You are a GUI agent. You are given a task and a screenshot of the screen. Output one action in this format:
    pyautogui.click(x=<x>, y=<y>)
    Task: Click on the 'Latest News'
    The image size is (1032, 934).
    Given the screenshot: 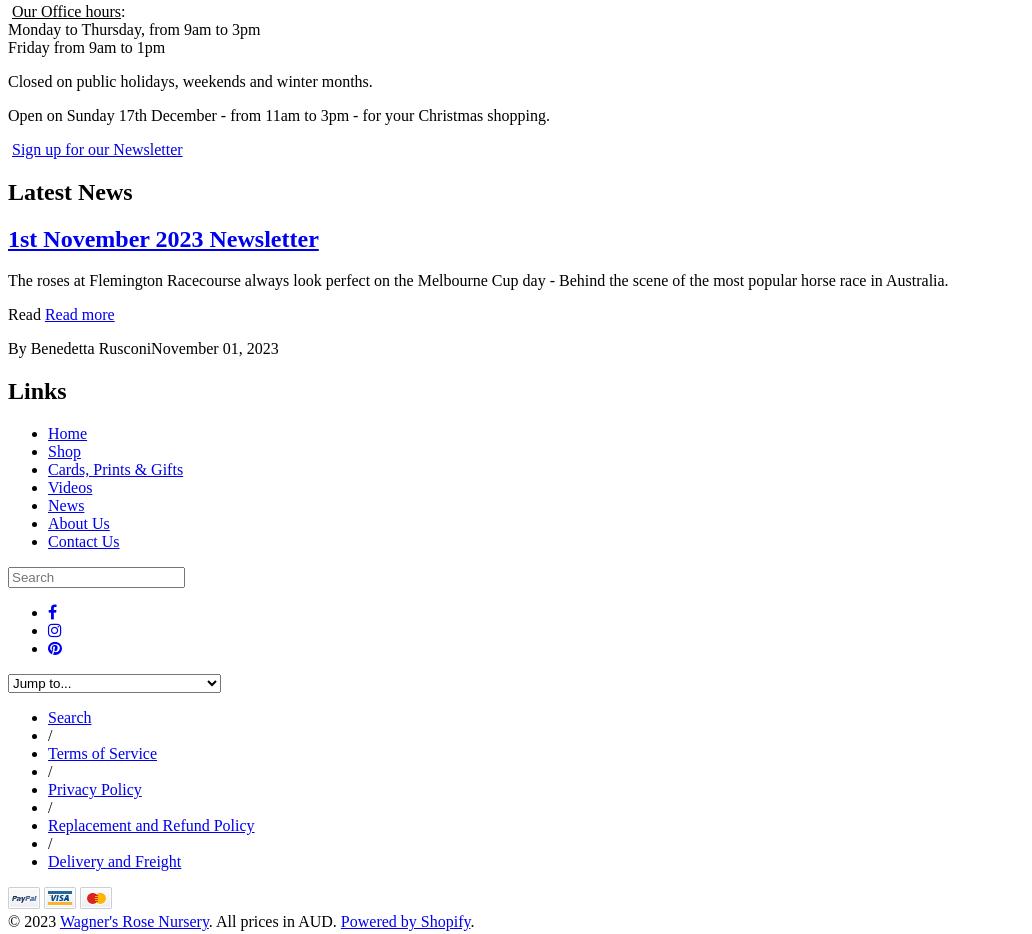 What is the action you would take?
    pyautogui.click(x=69, y=190)
    